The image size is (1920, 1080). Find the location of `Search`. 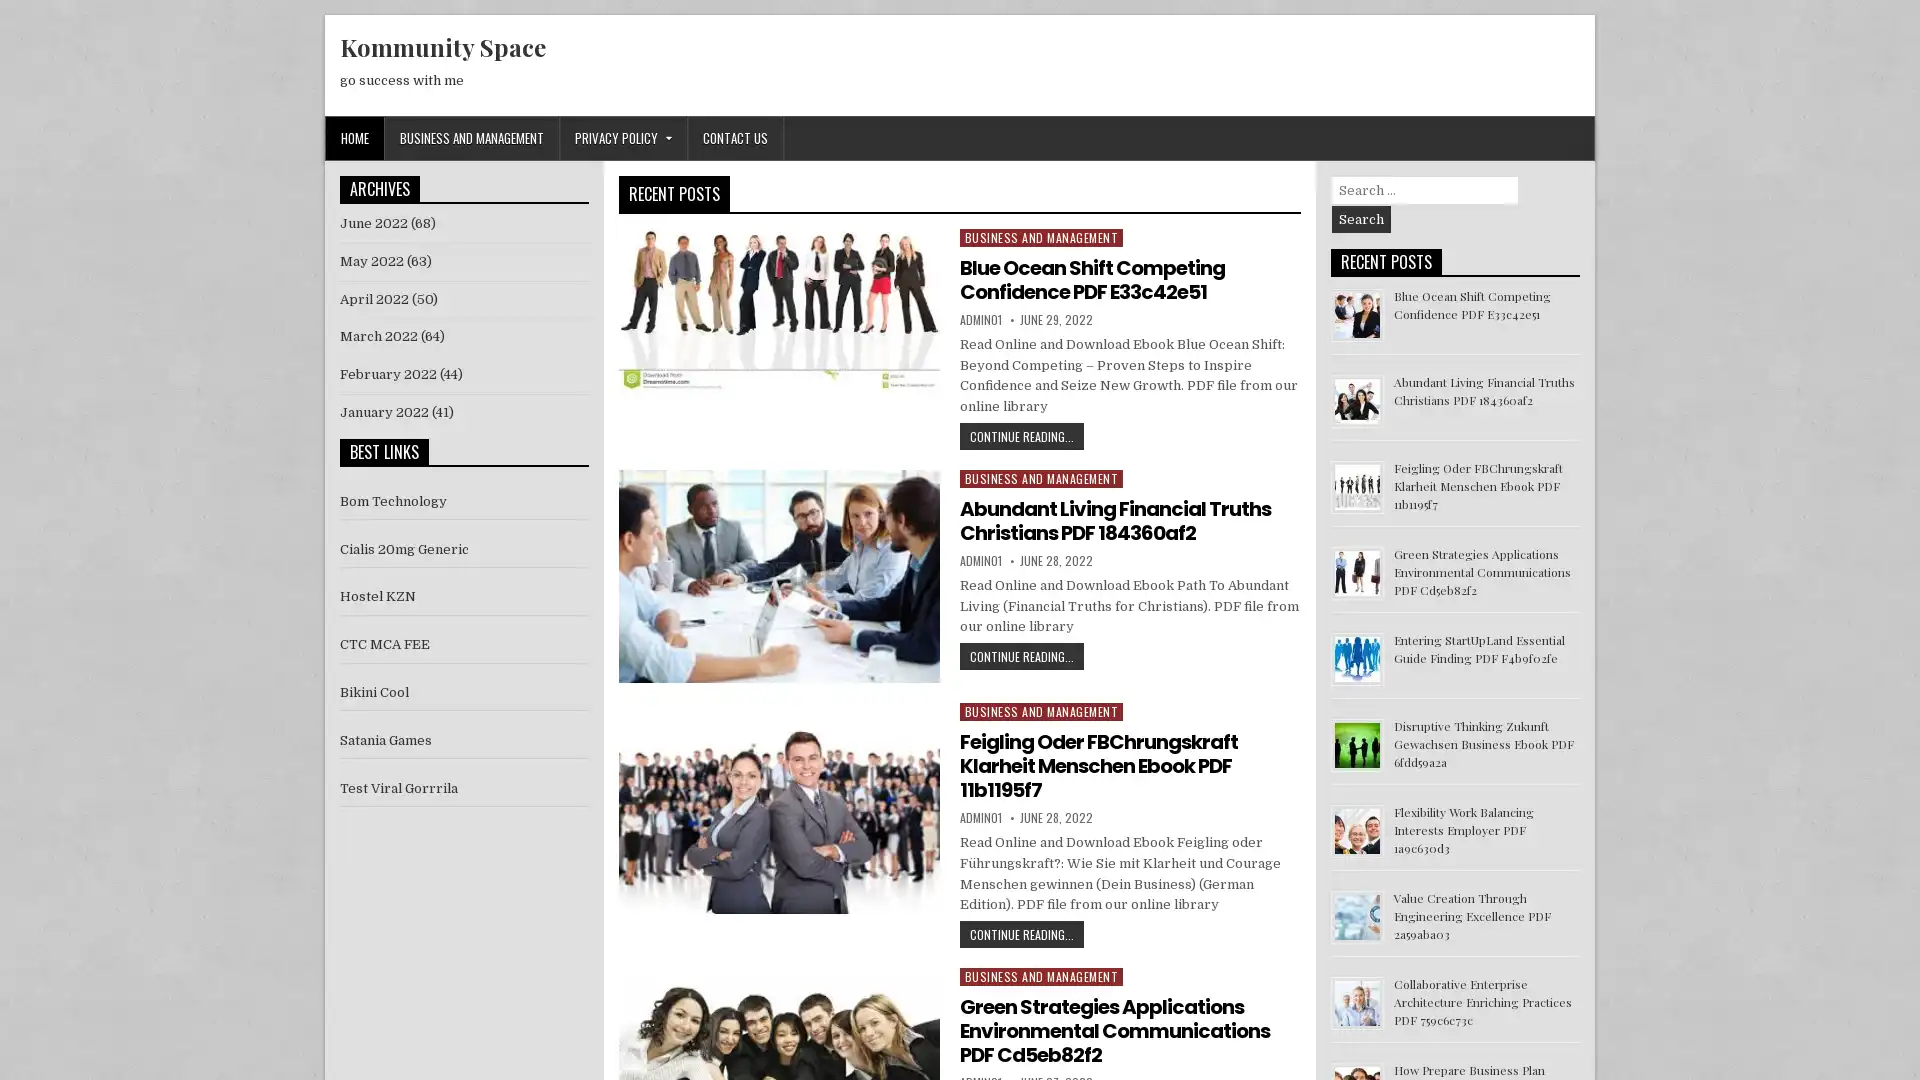

Search is located at coordinates (1360, 219).